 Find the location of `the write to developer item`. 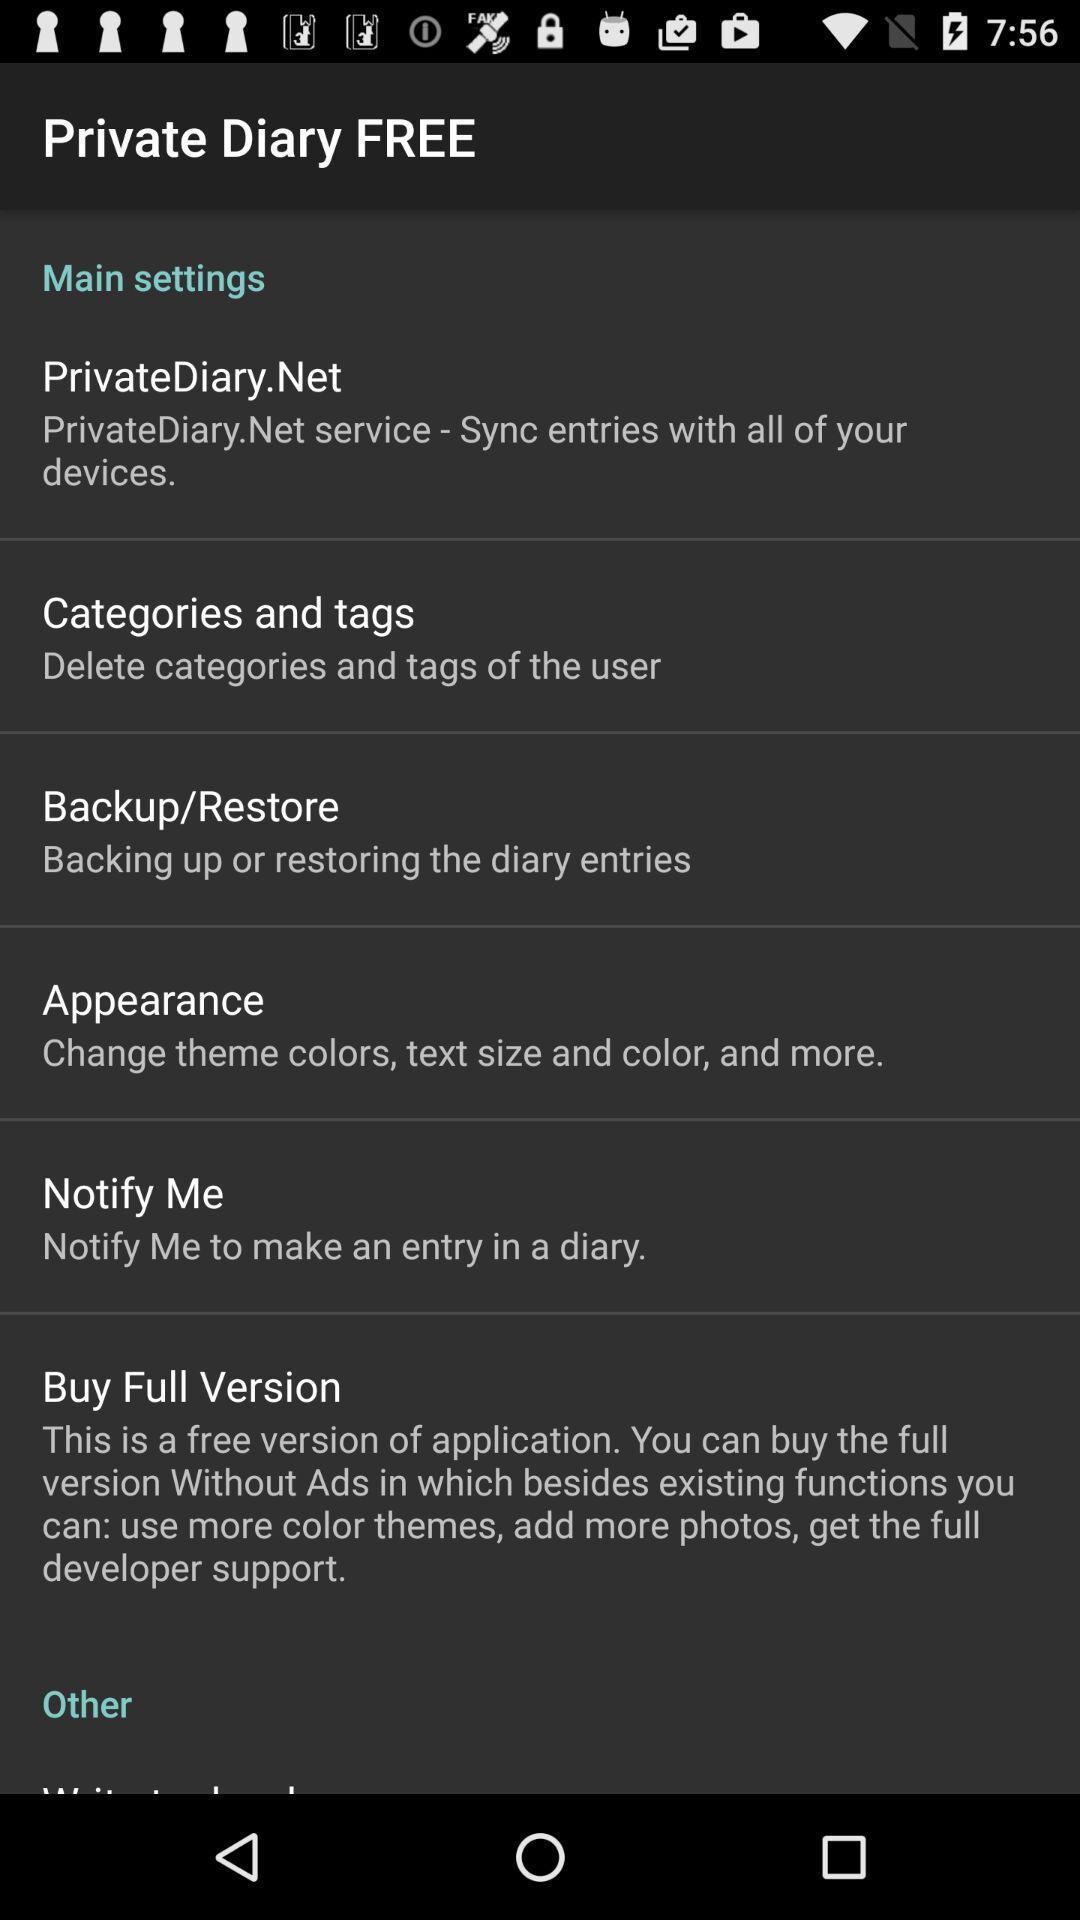

the write to developer item is located at coordinates (211, 1783).